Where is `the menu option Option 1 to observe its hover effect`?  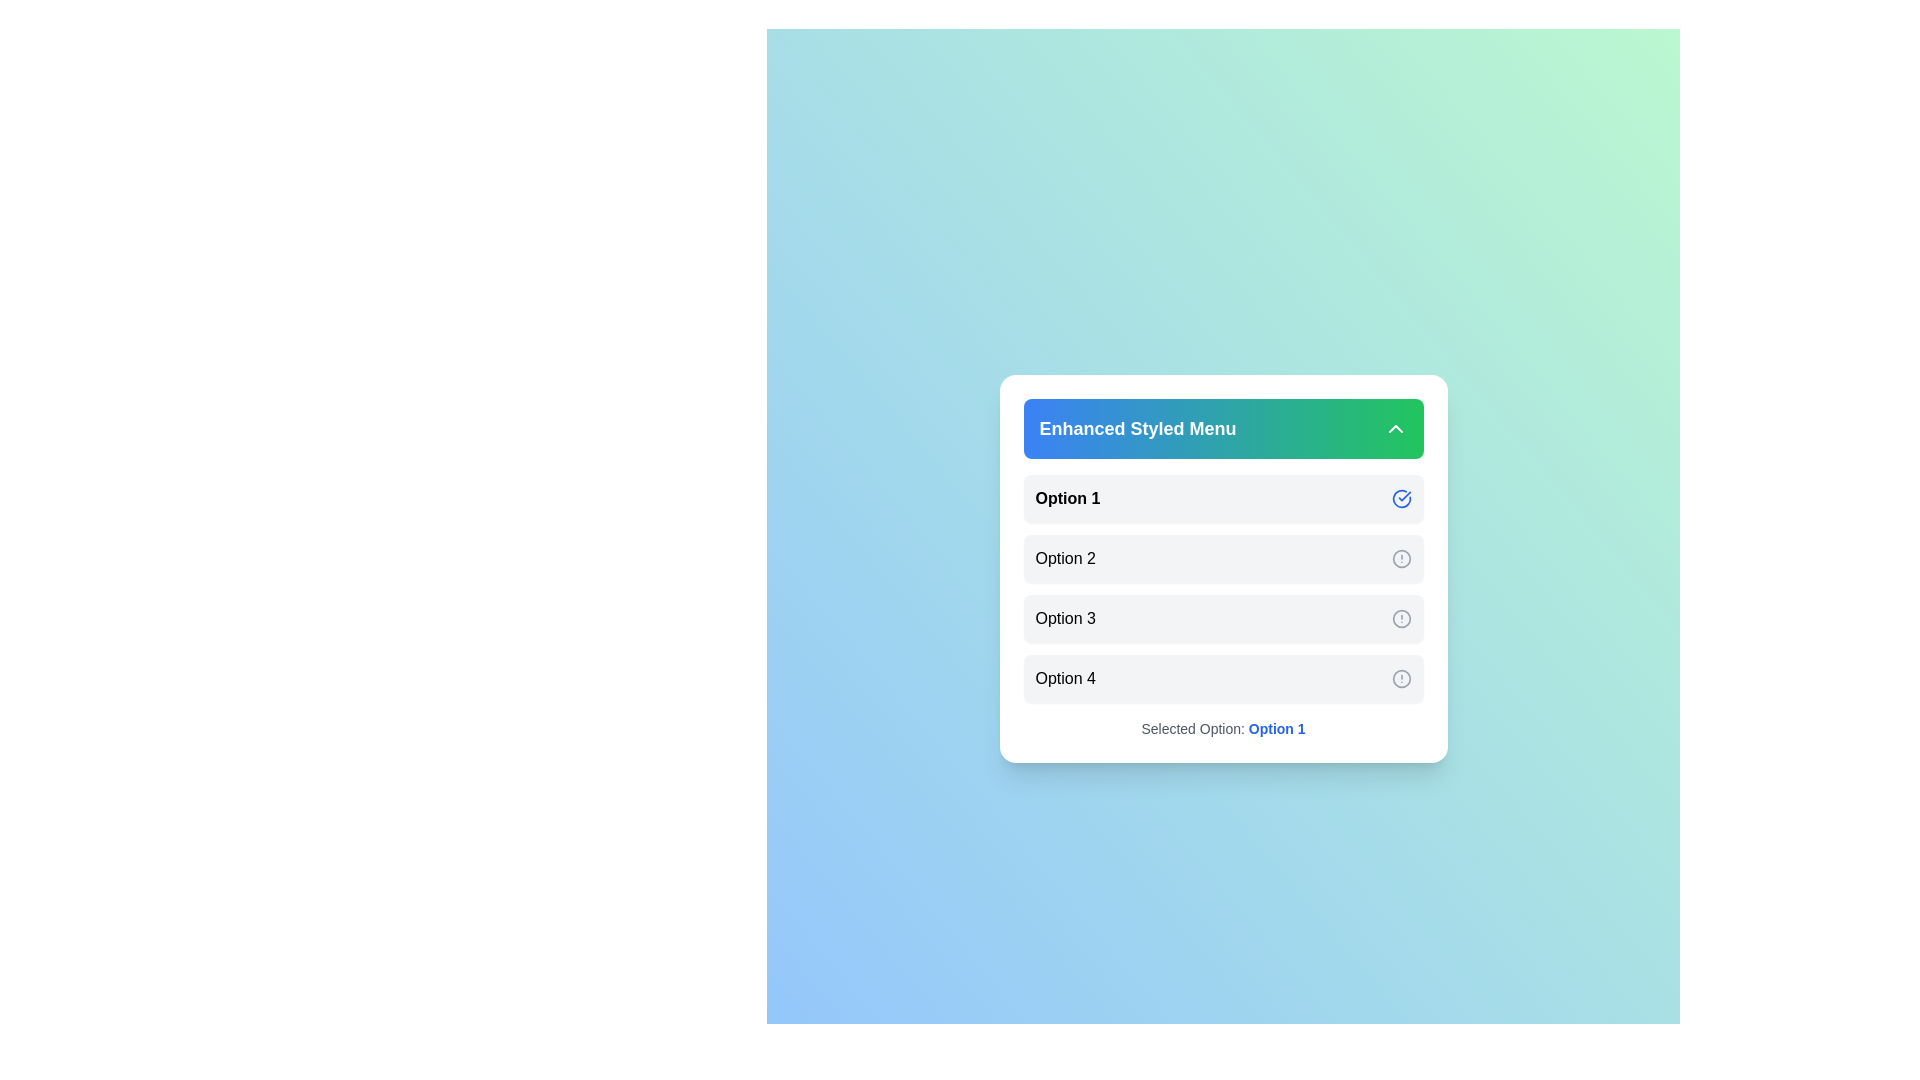
the menu option Option 1 to observe its hover effect is located at coordinates (1222, 497).